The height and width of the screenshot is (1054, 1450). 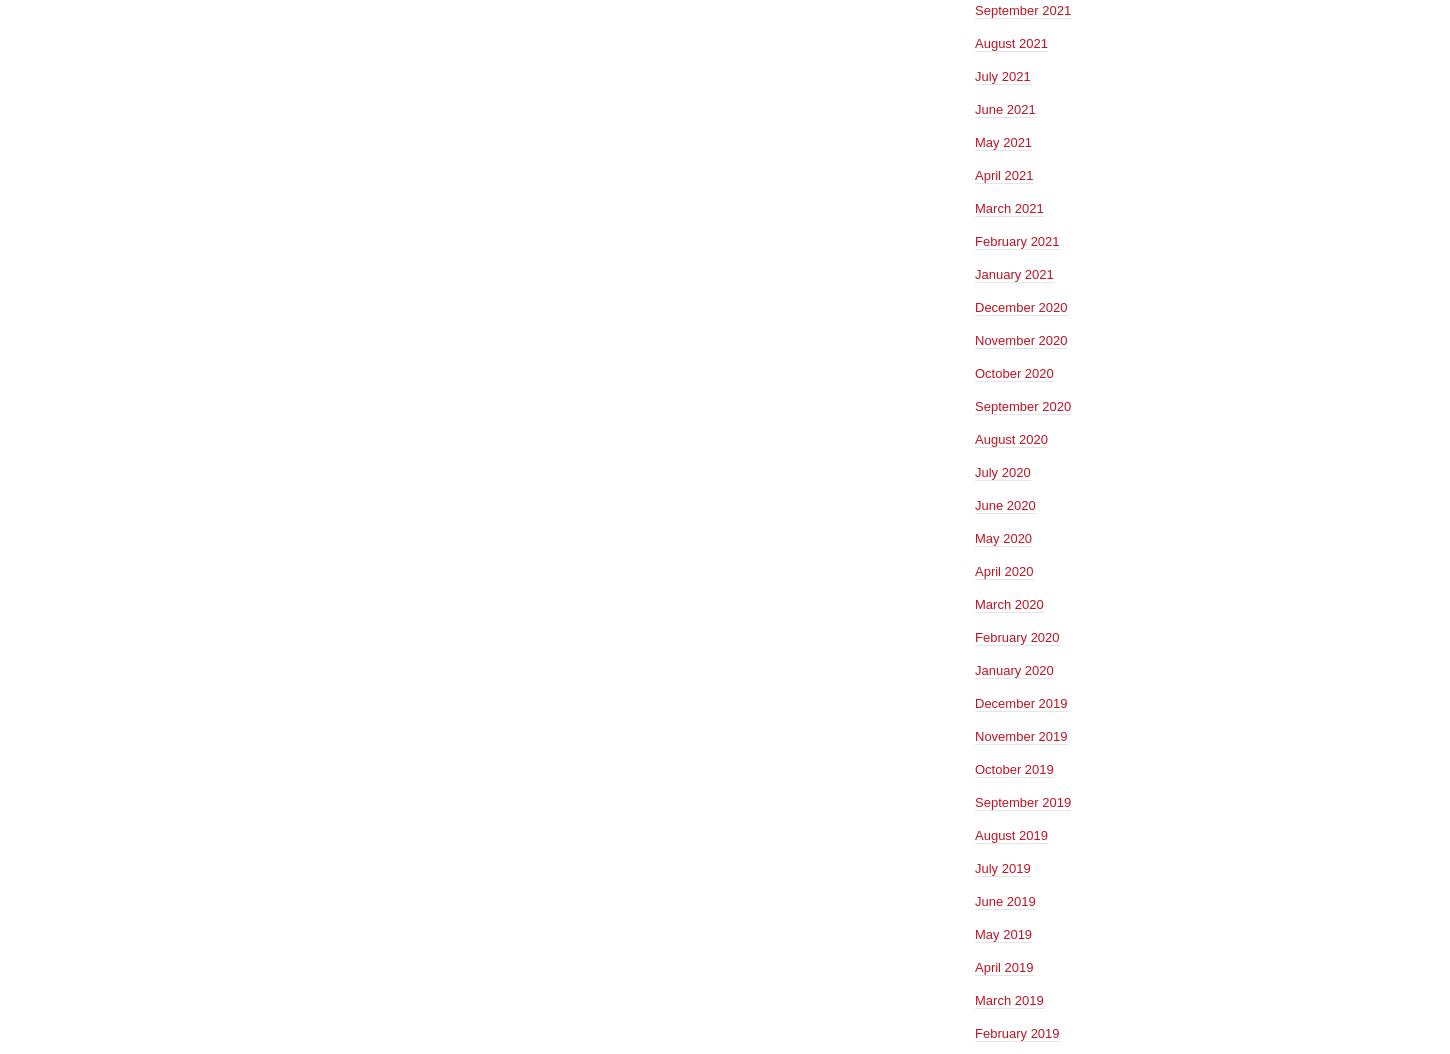 I want to click on 'October 2020', so click(x=1013, y=371).